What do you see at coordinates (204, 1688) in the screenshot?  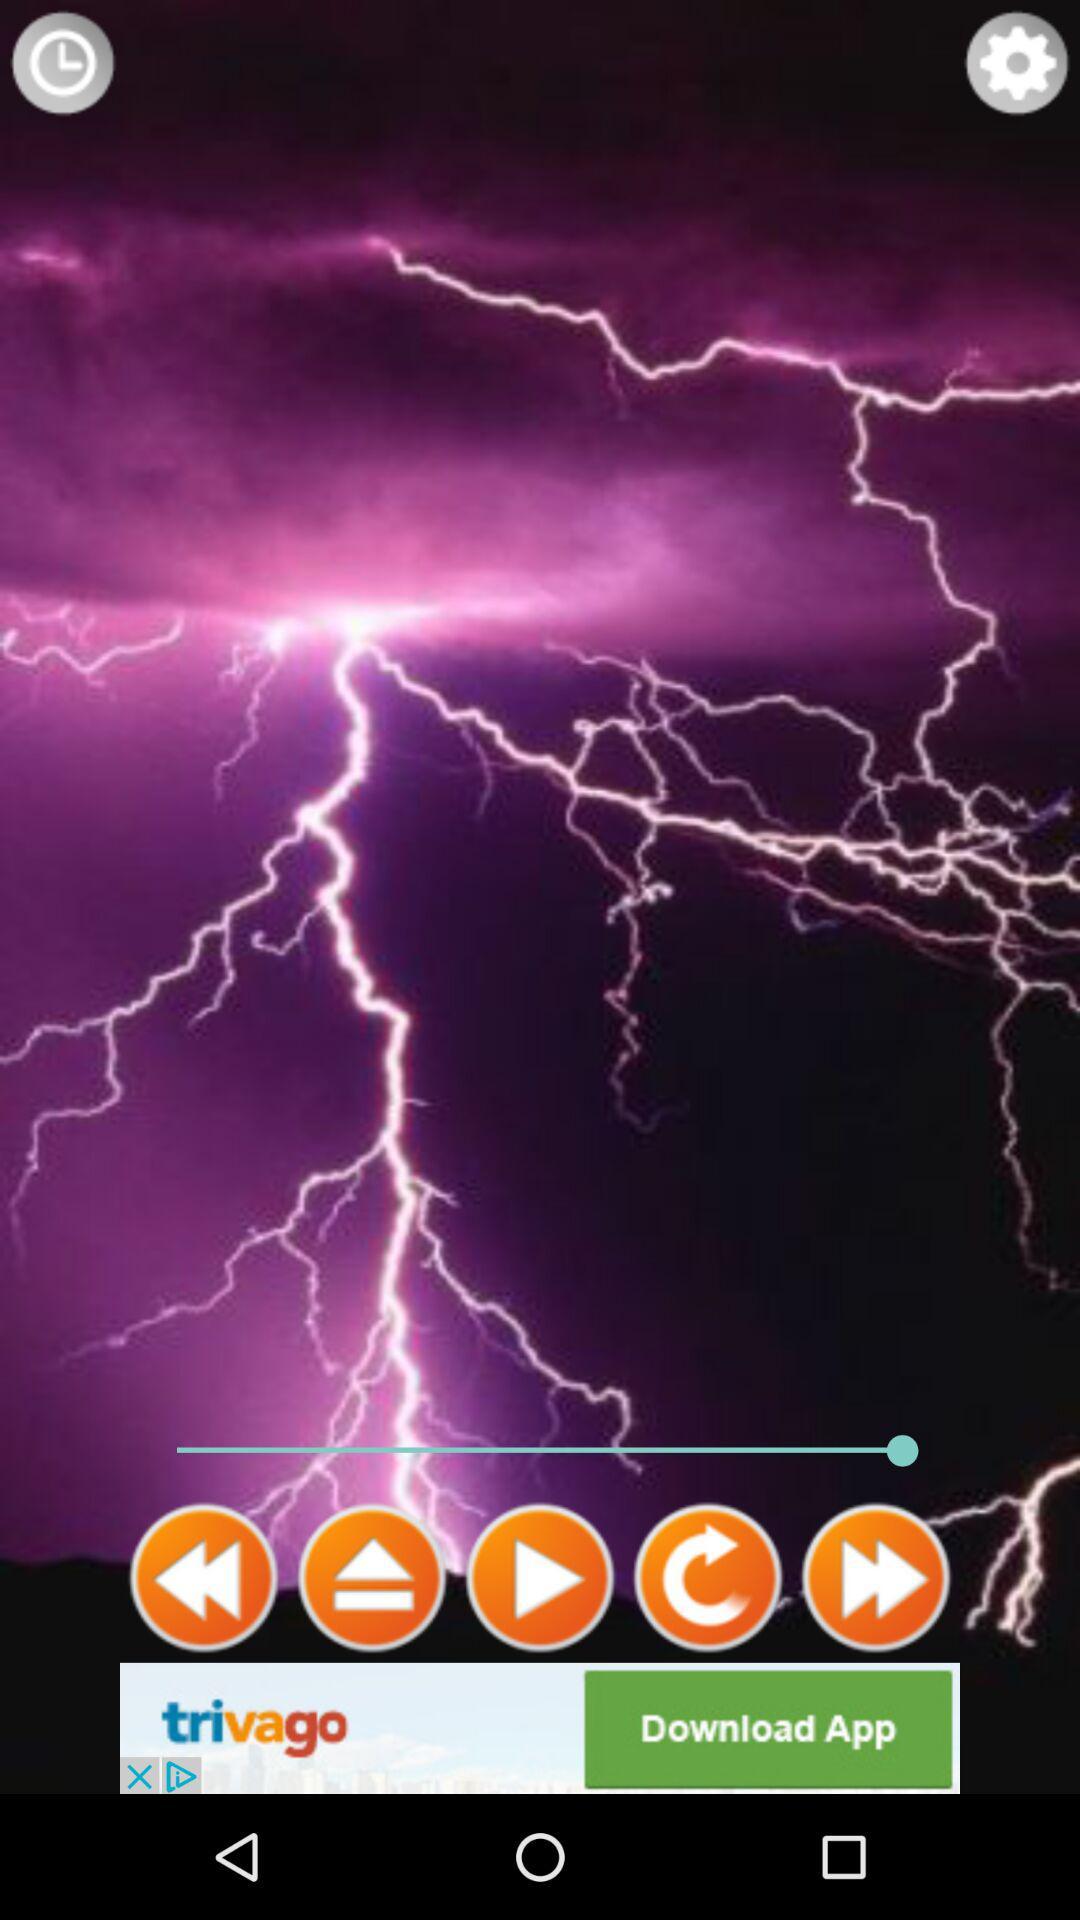 I see `the av_rewind icon` at bounding box center [204, 1688].